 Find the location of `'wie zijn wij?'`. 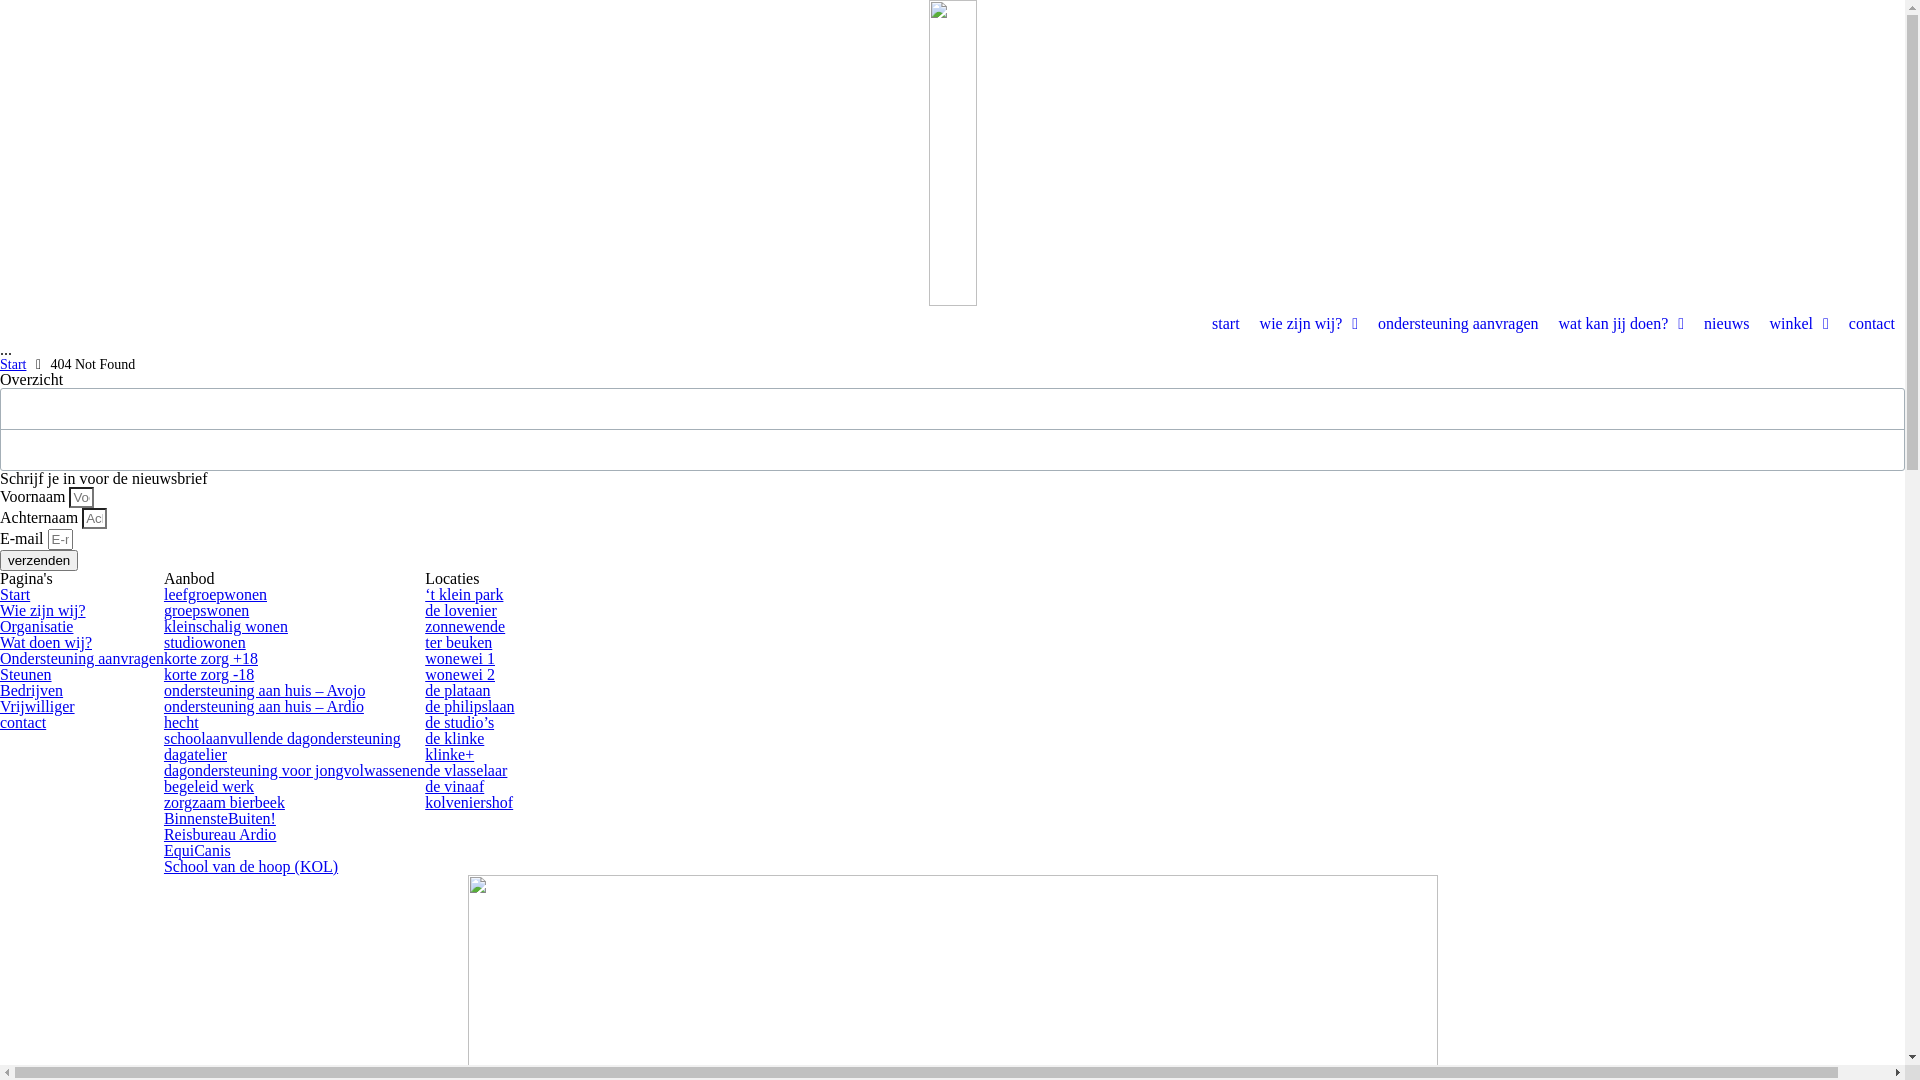

'wie zijn wij?' is located at coordinates (1309, 323).